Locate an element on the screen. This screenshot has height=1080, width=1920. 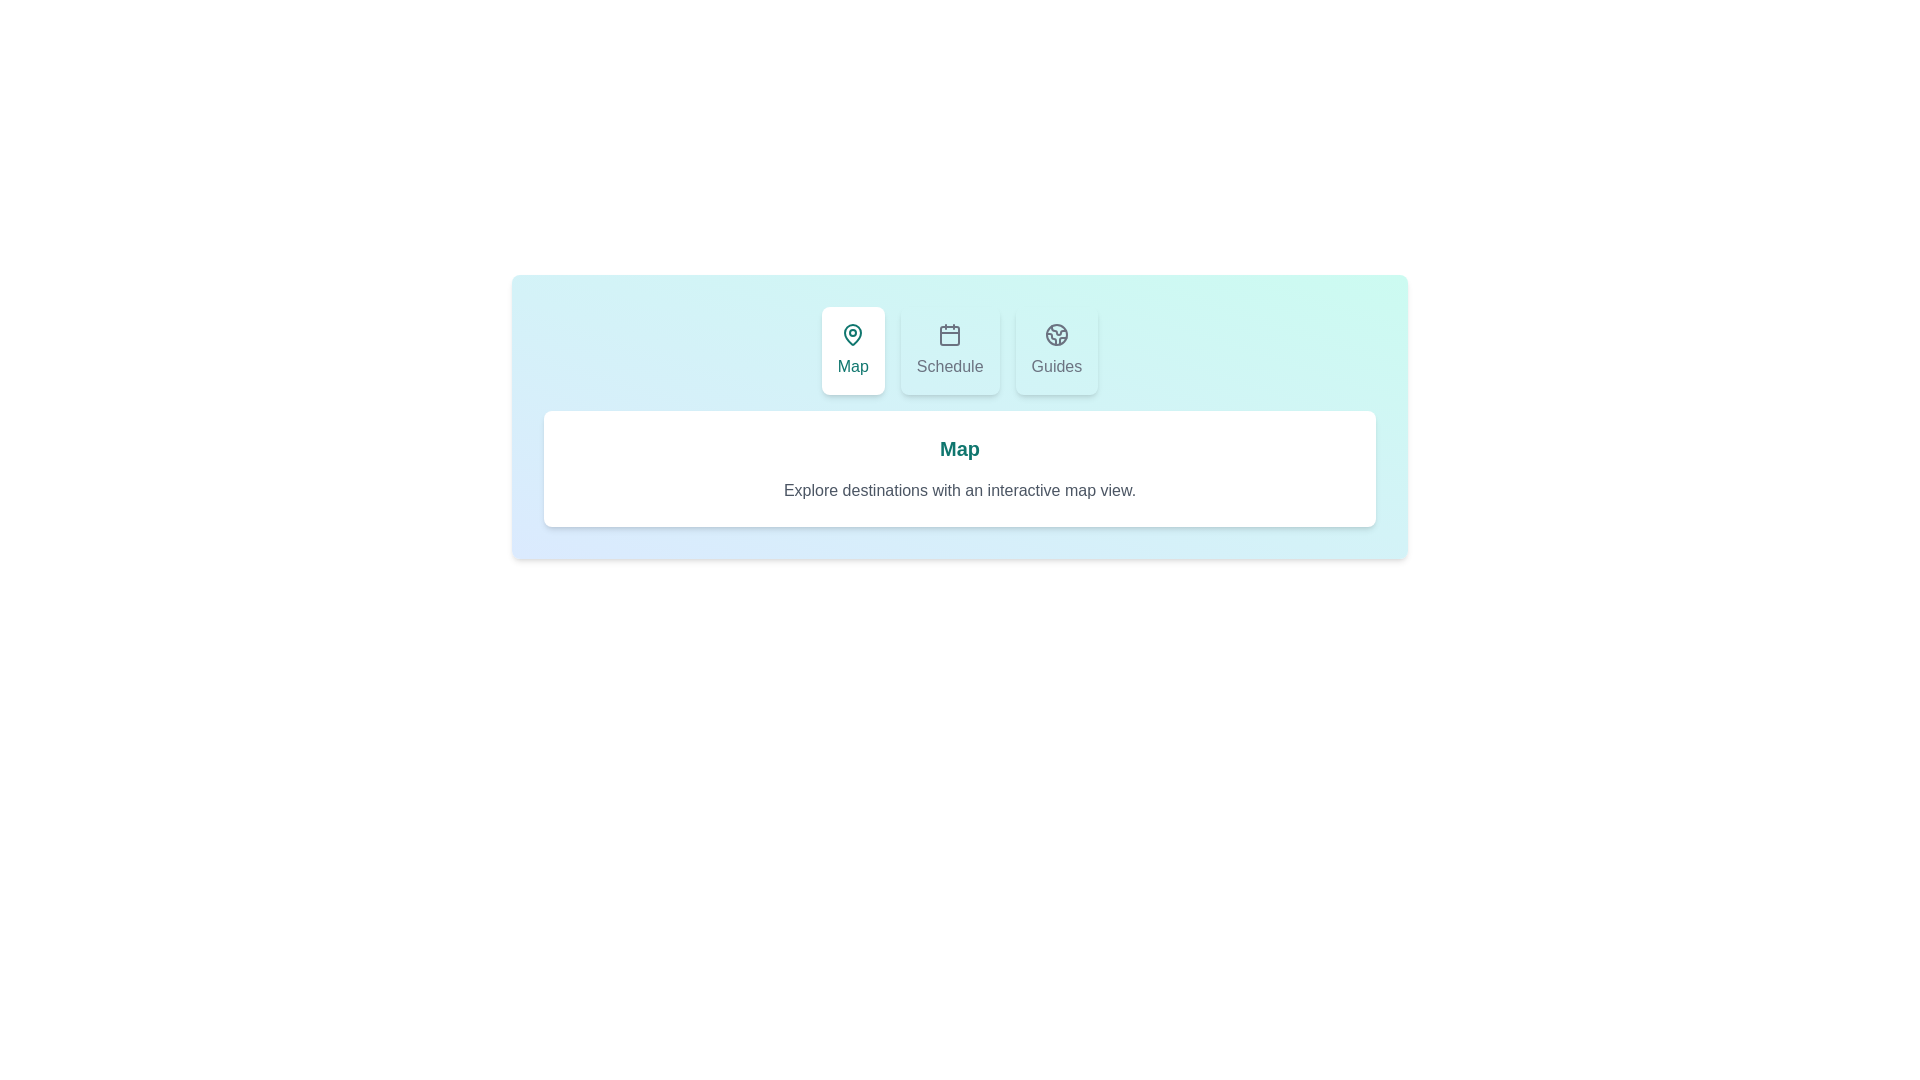
the Schedule button to observe its effects is located at coordinates (949, 350).